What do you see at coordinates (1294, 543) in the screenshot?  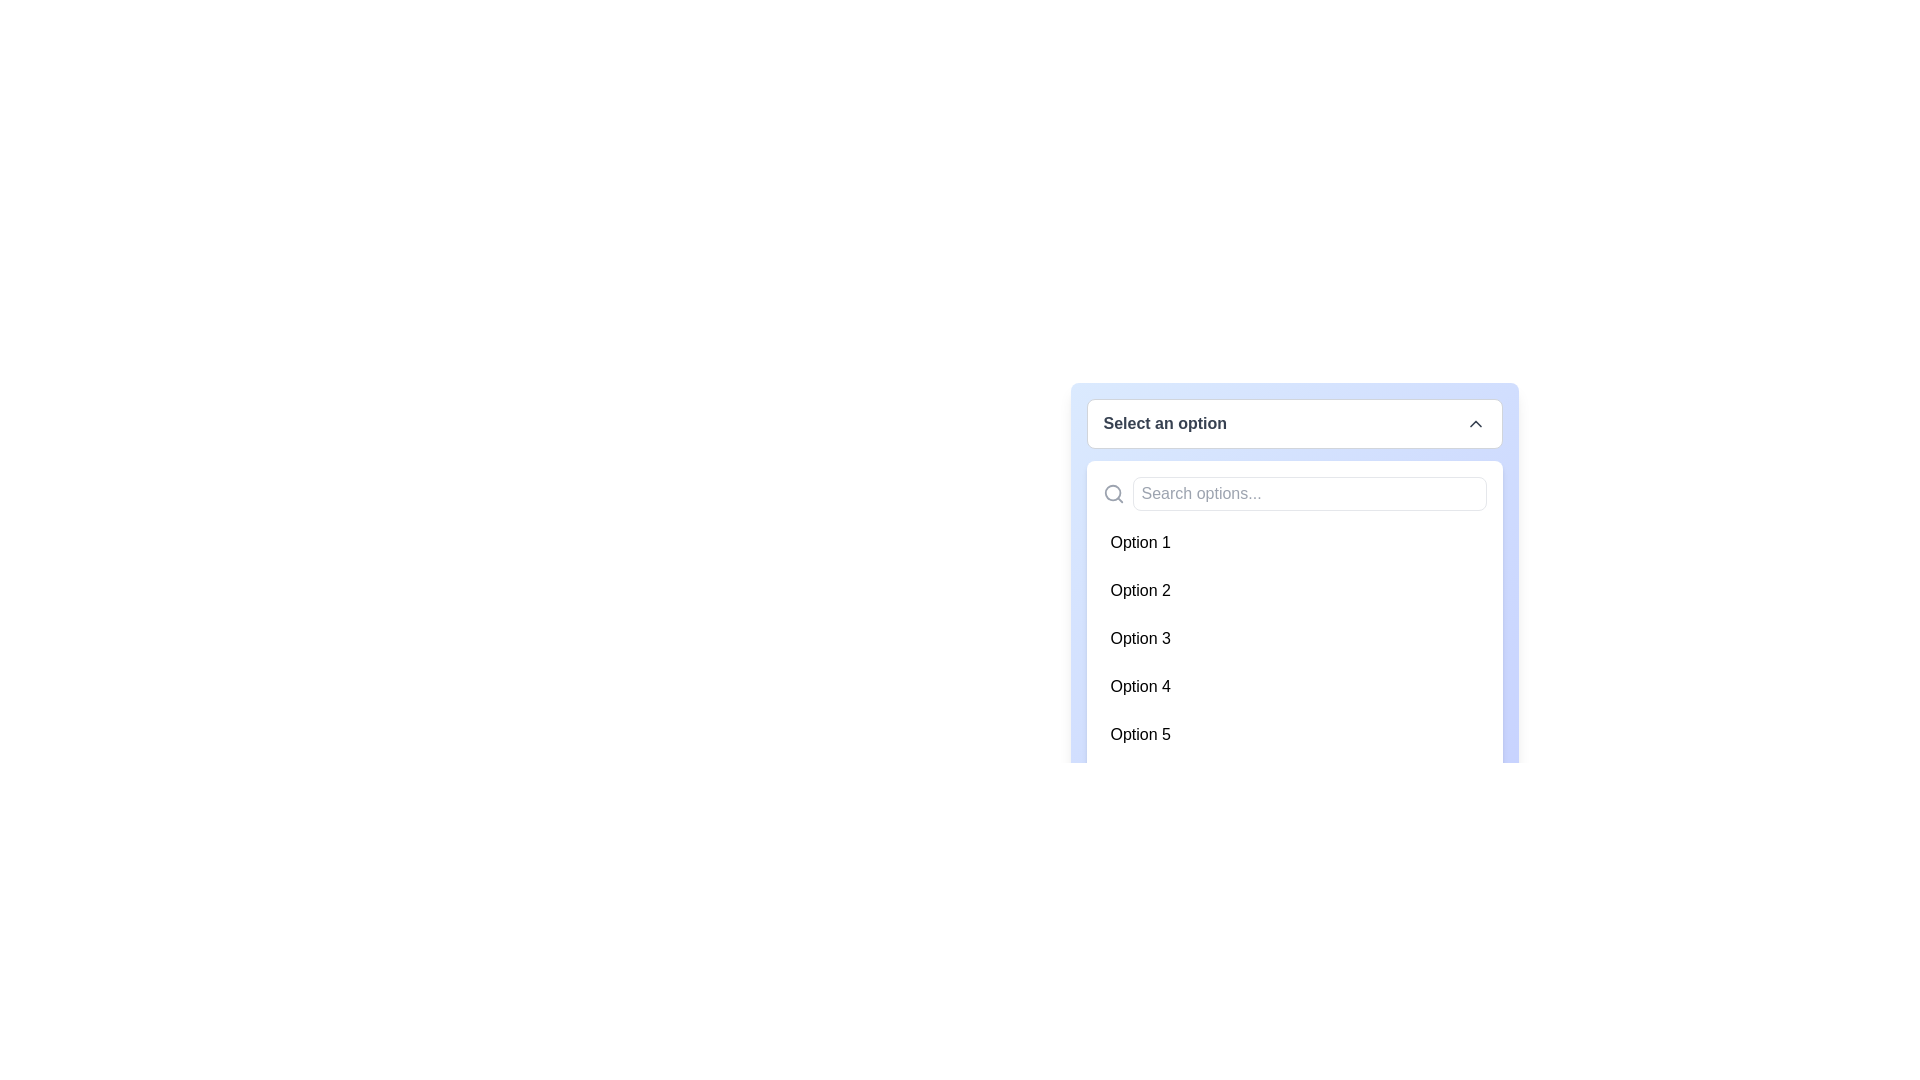 I see `the first selectable item in the dropdown menu, which represents 'Option 1'` at bounding box center [1294, 543].